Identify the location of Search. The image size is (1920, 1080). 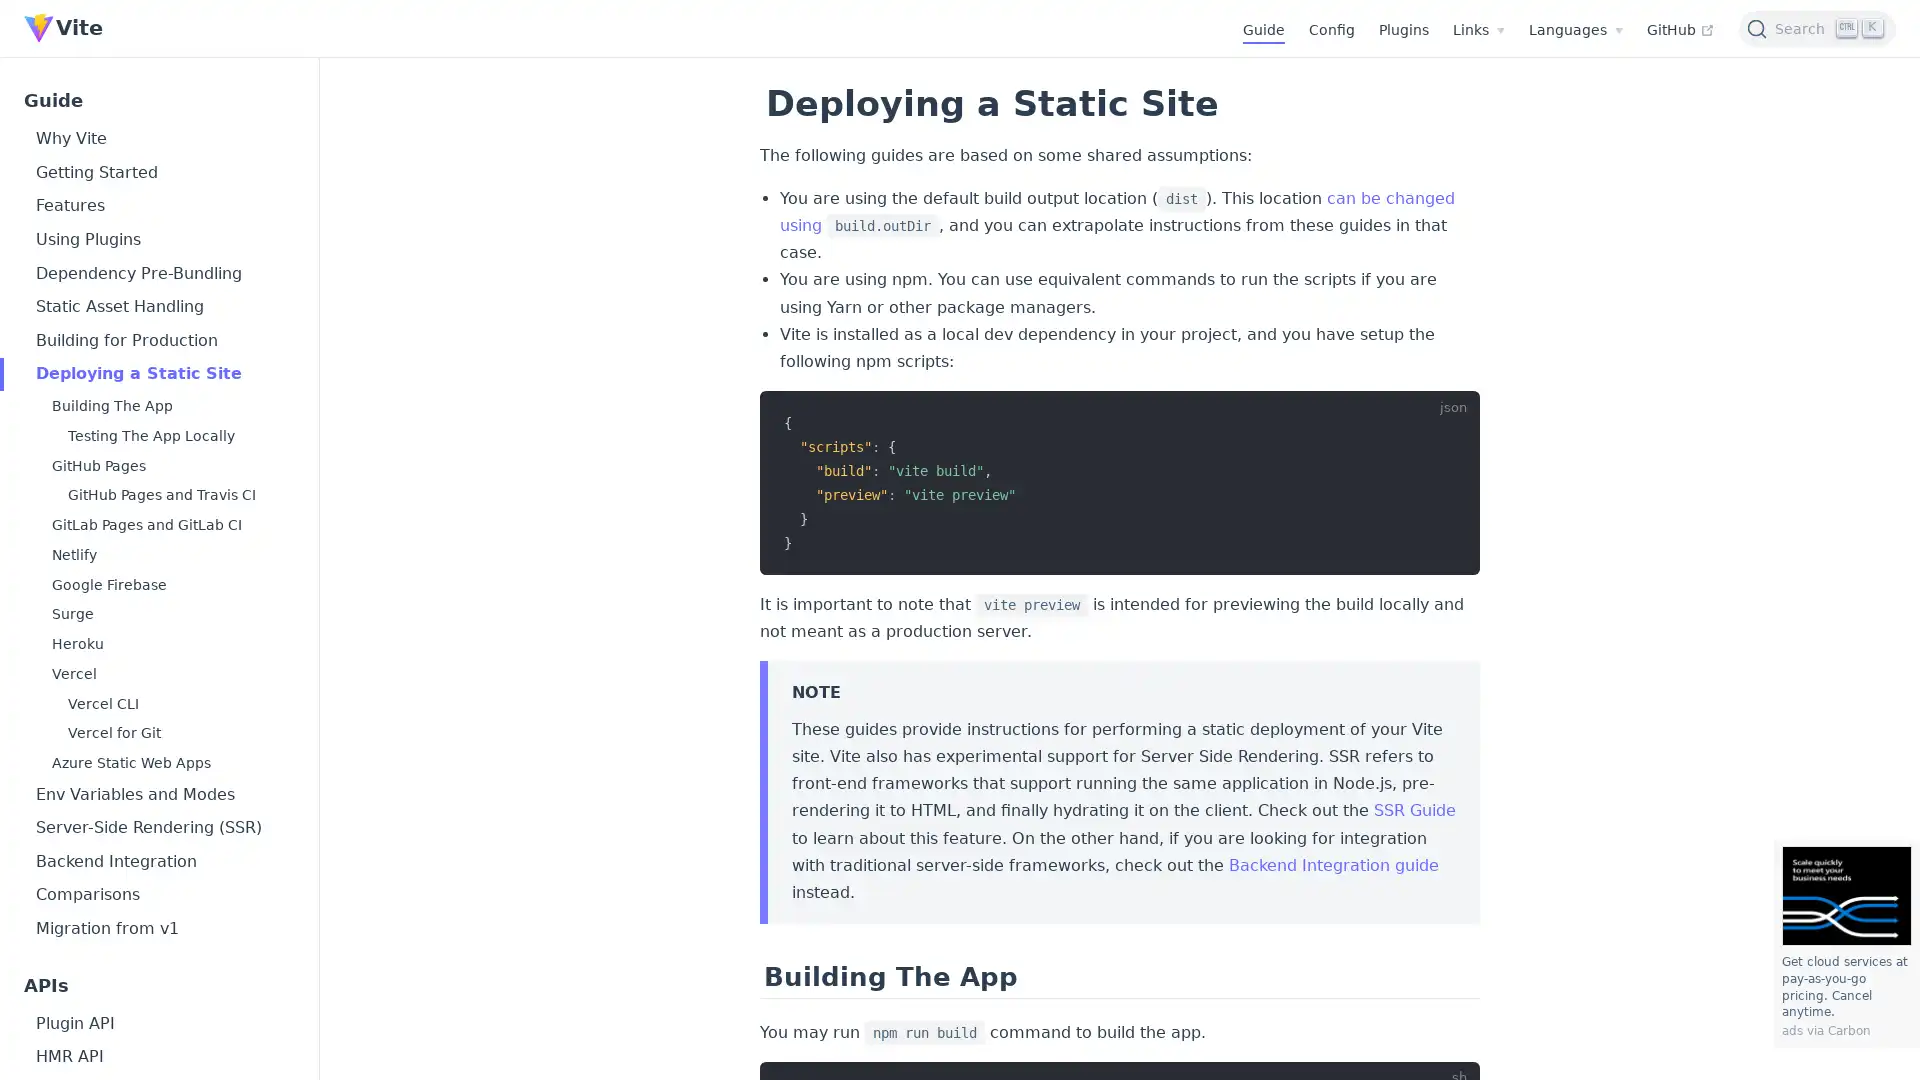
(1817, 27).